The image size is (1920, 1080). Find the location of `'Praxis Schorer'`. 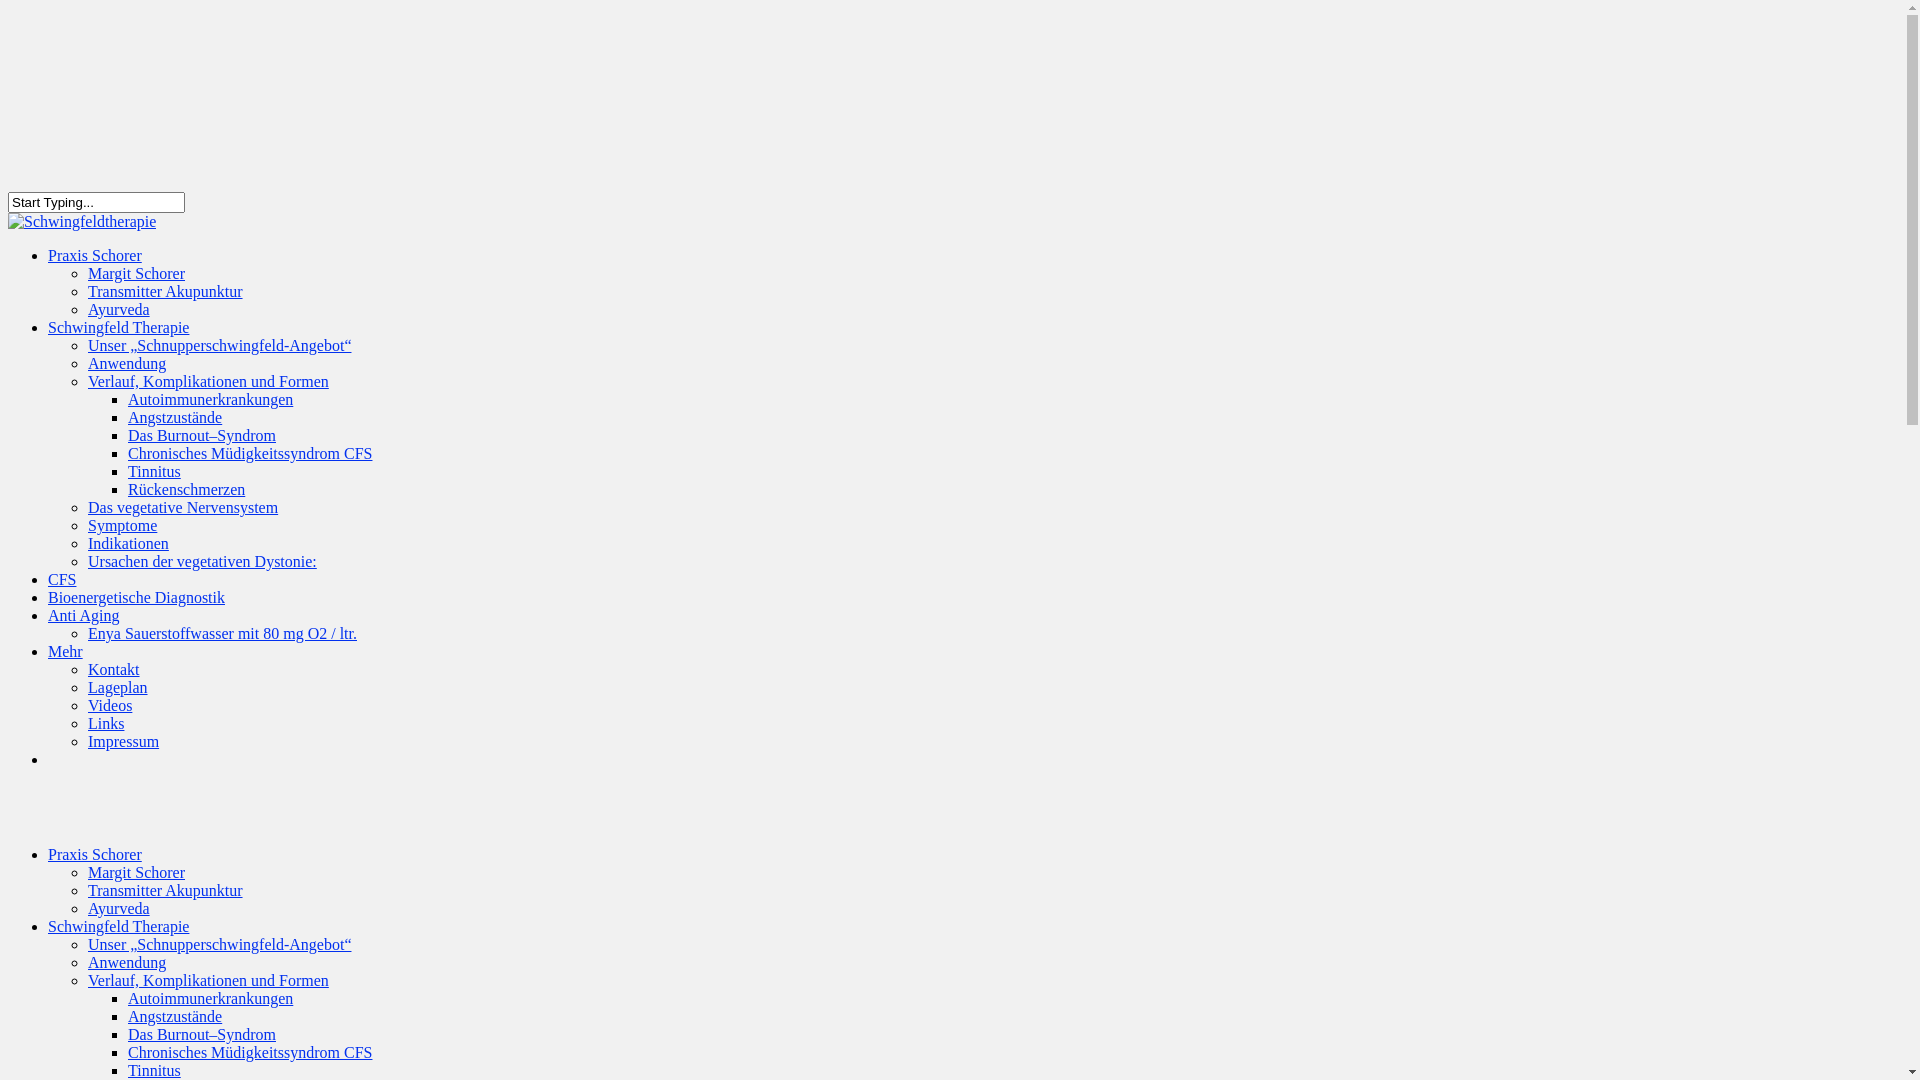

'Praxis Schorer' is located at coordinates (94, 268).